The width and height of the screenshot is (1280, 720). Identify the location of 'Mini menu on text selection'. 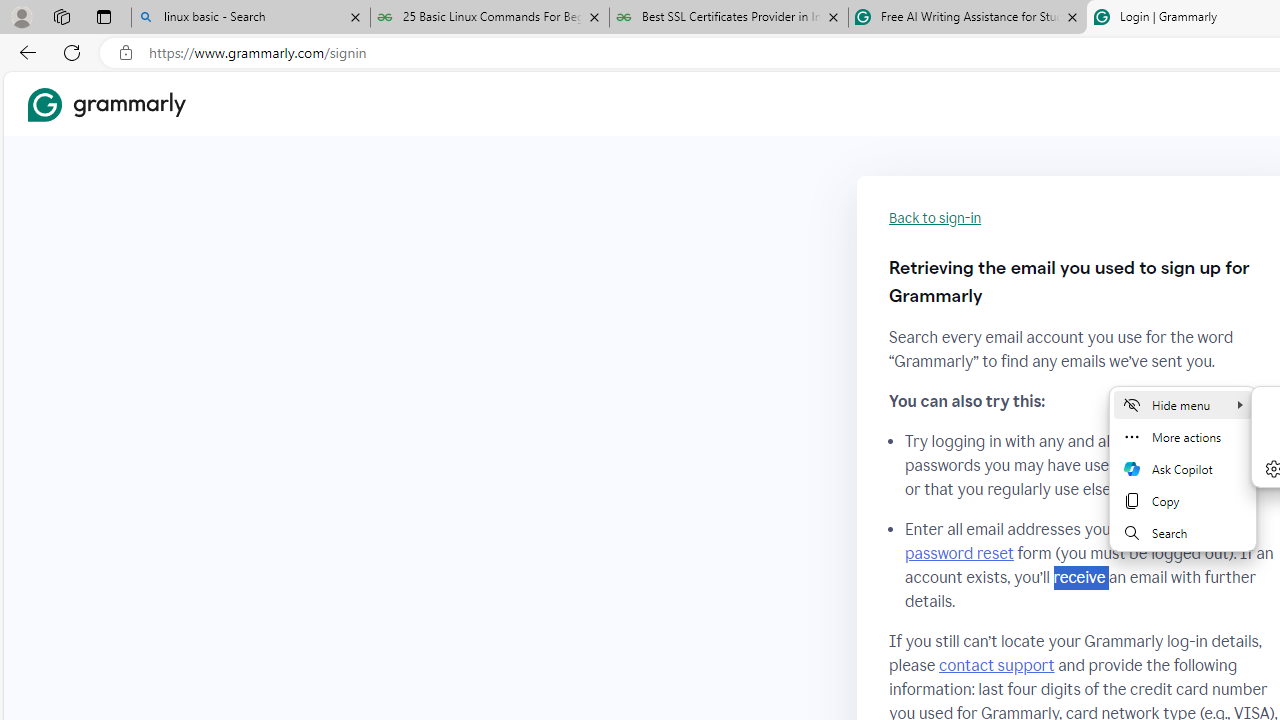
(1182, 469).